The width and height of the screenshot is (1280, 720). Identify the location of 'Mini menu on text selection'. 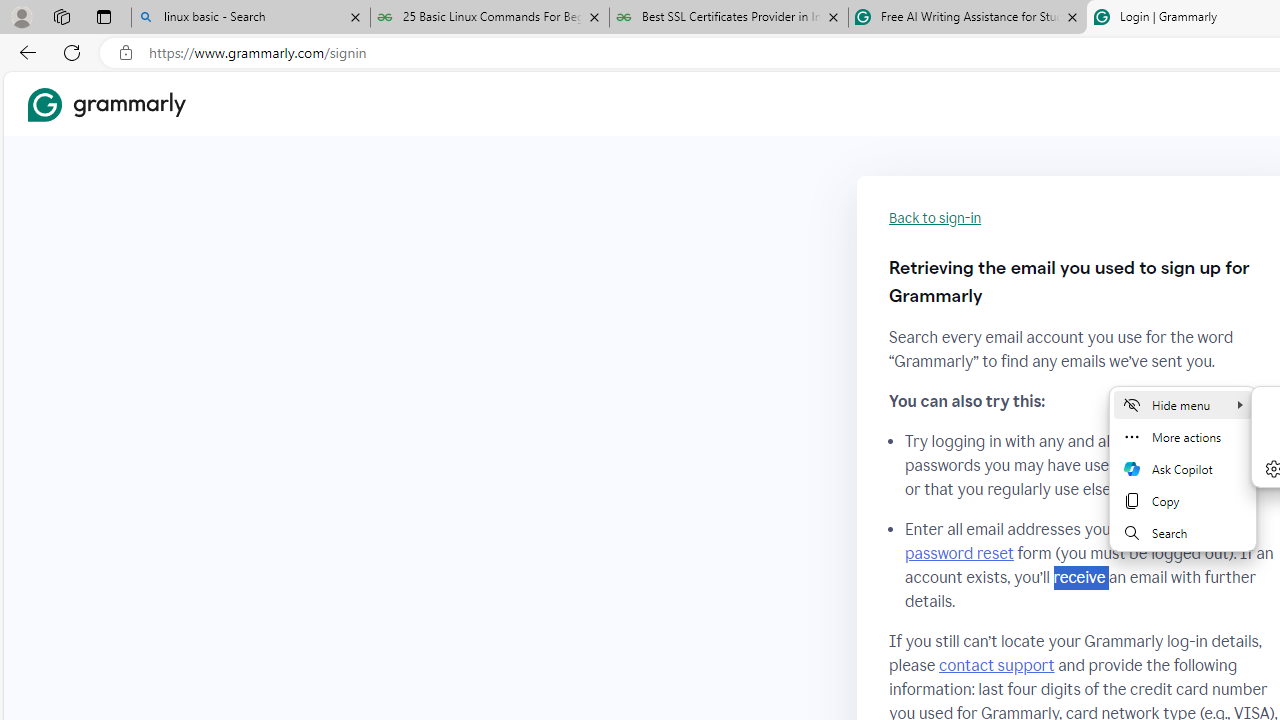
(1182, 469).